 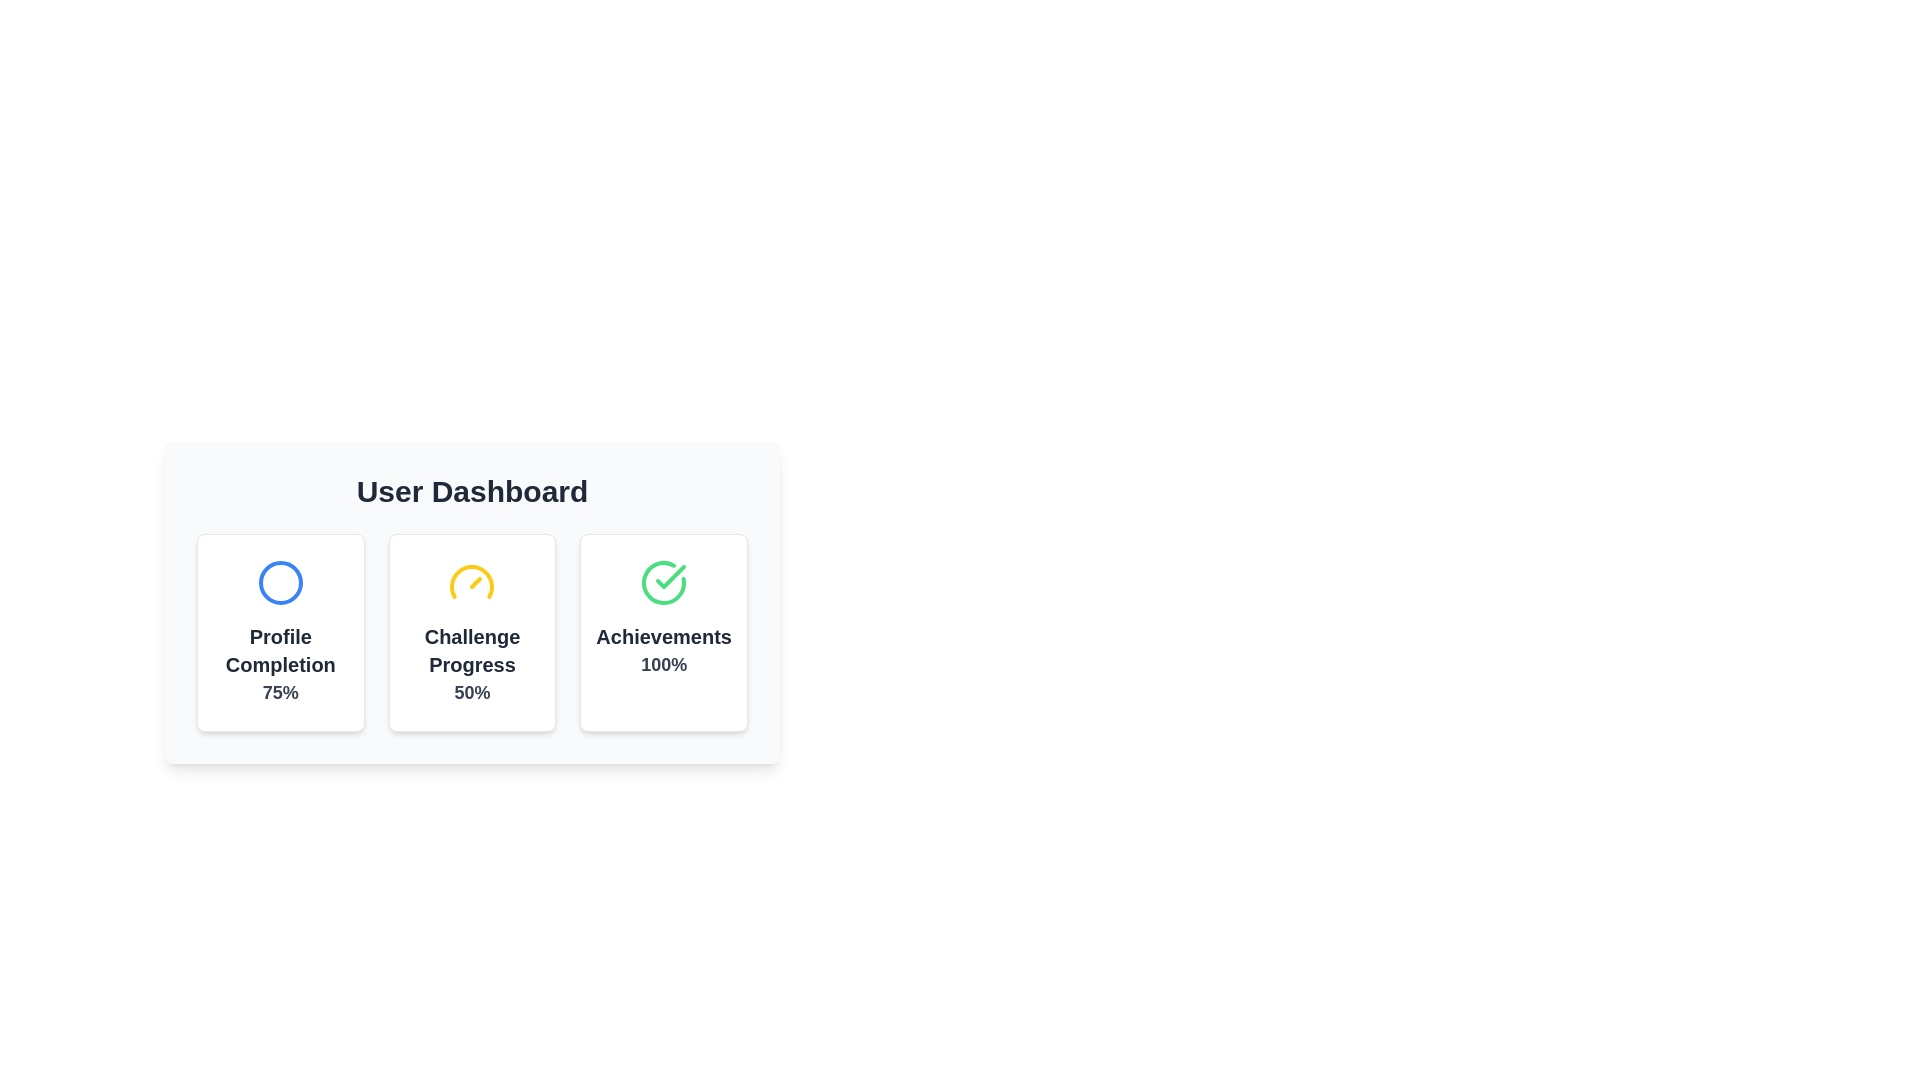 I want to click on progress percentage displayed on the informational card component located in the center column of the grid layout, between the 'Profile Completion' and 'Achievements' cards, so click(x=471, y=632).